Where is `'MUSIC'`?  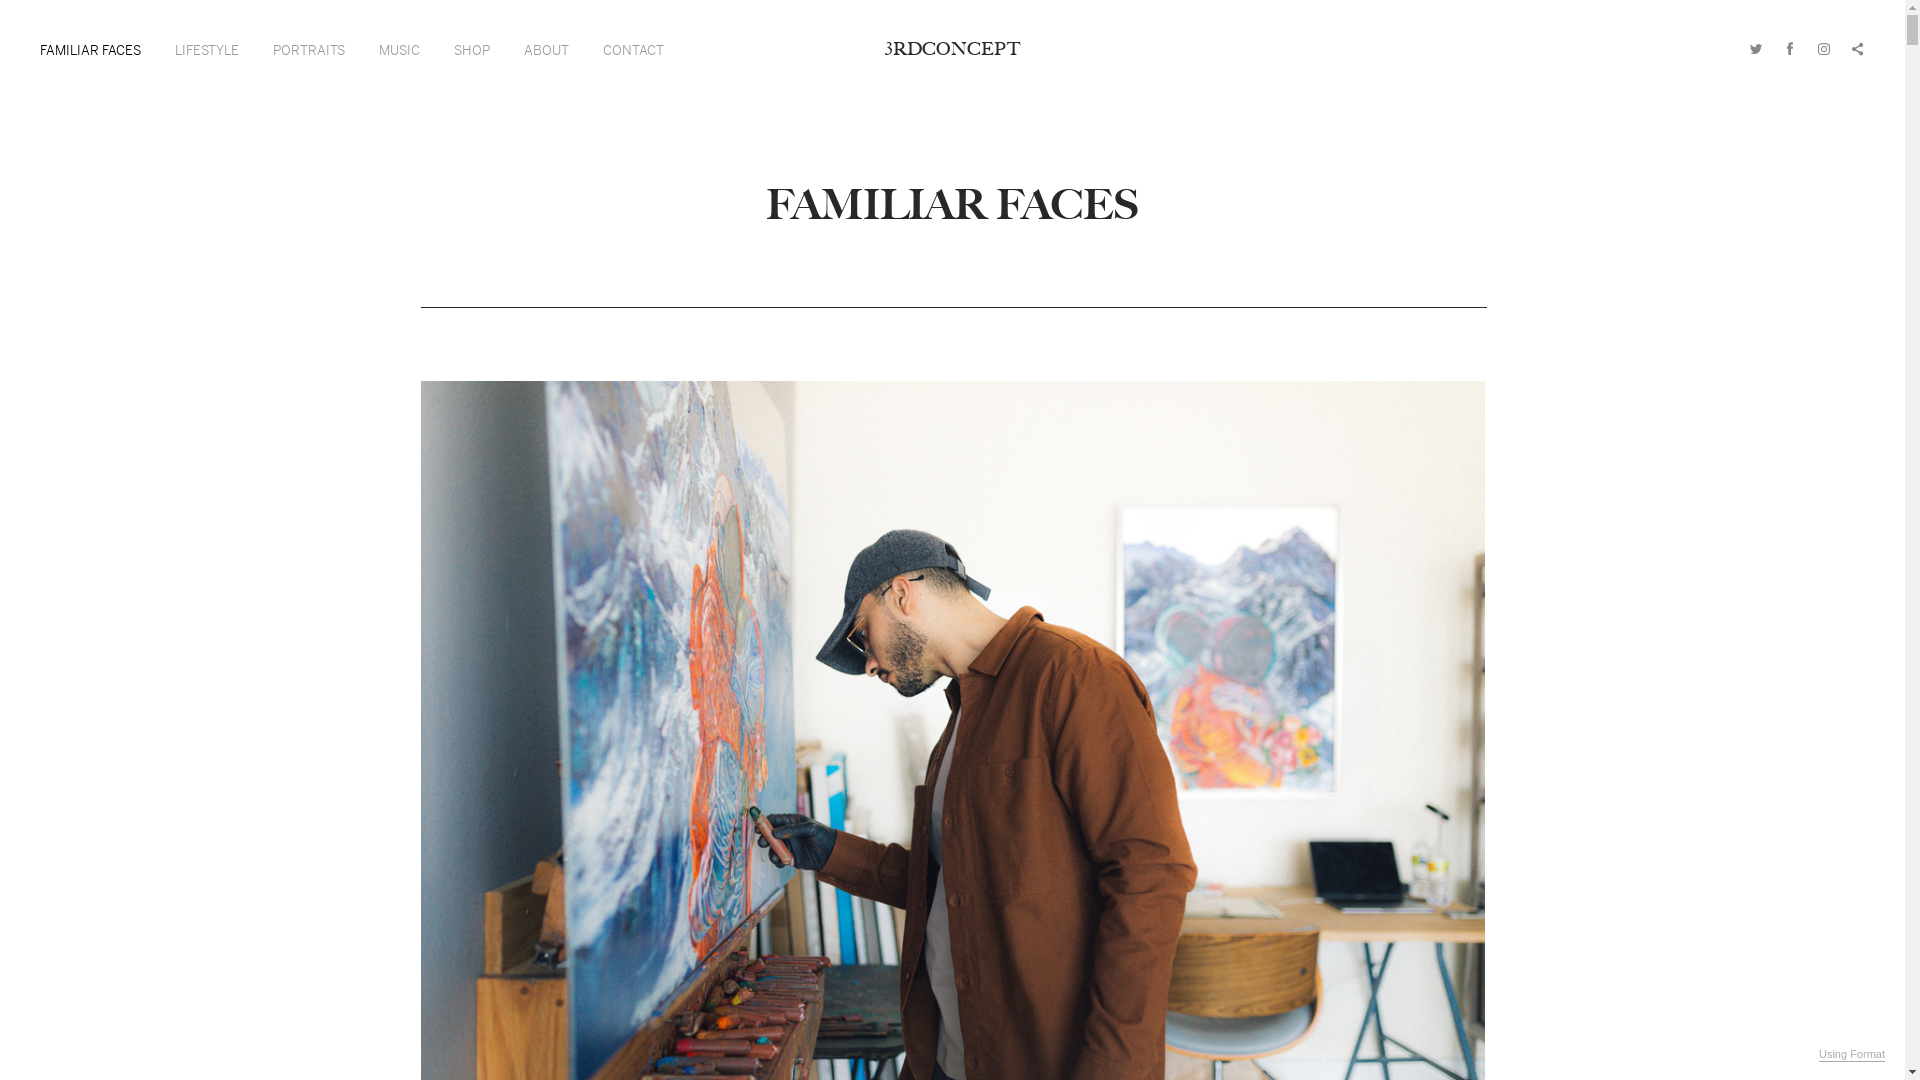 'MUSIC' is located at coordinates (379, 49).